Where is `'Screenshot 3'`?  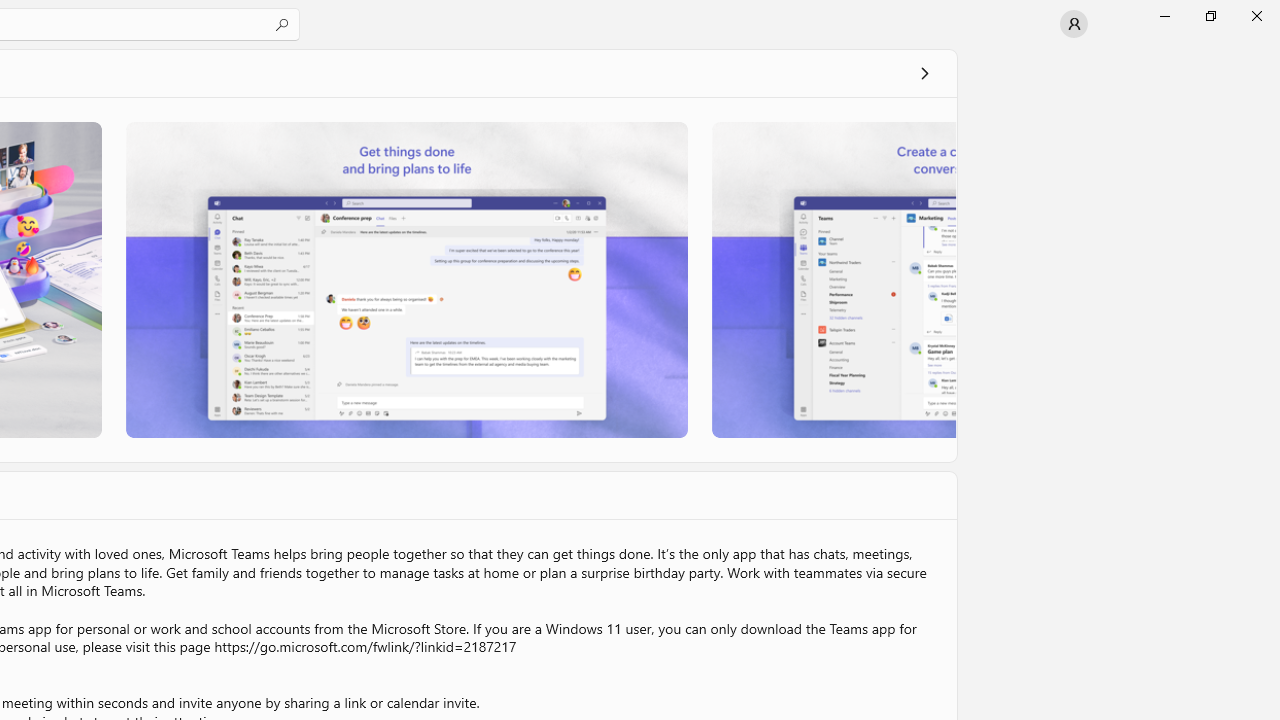 'Screenshot 3' is located at coordinates (833, 279).